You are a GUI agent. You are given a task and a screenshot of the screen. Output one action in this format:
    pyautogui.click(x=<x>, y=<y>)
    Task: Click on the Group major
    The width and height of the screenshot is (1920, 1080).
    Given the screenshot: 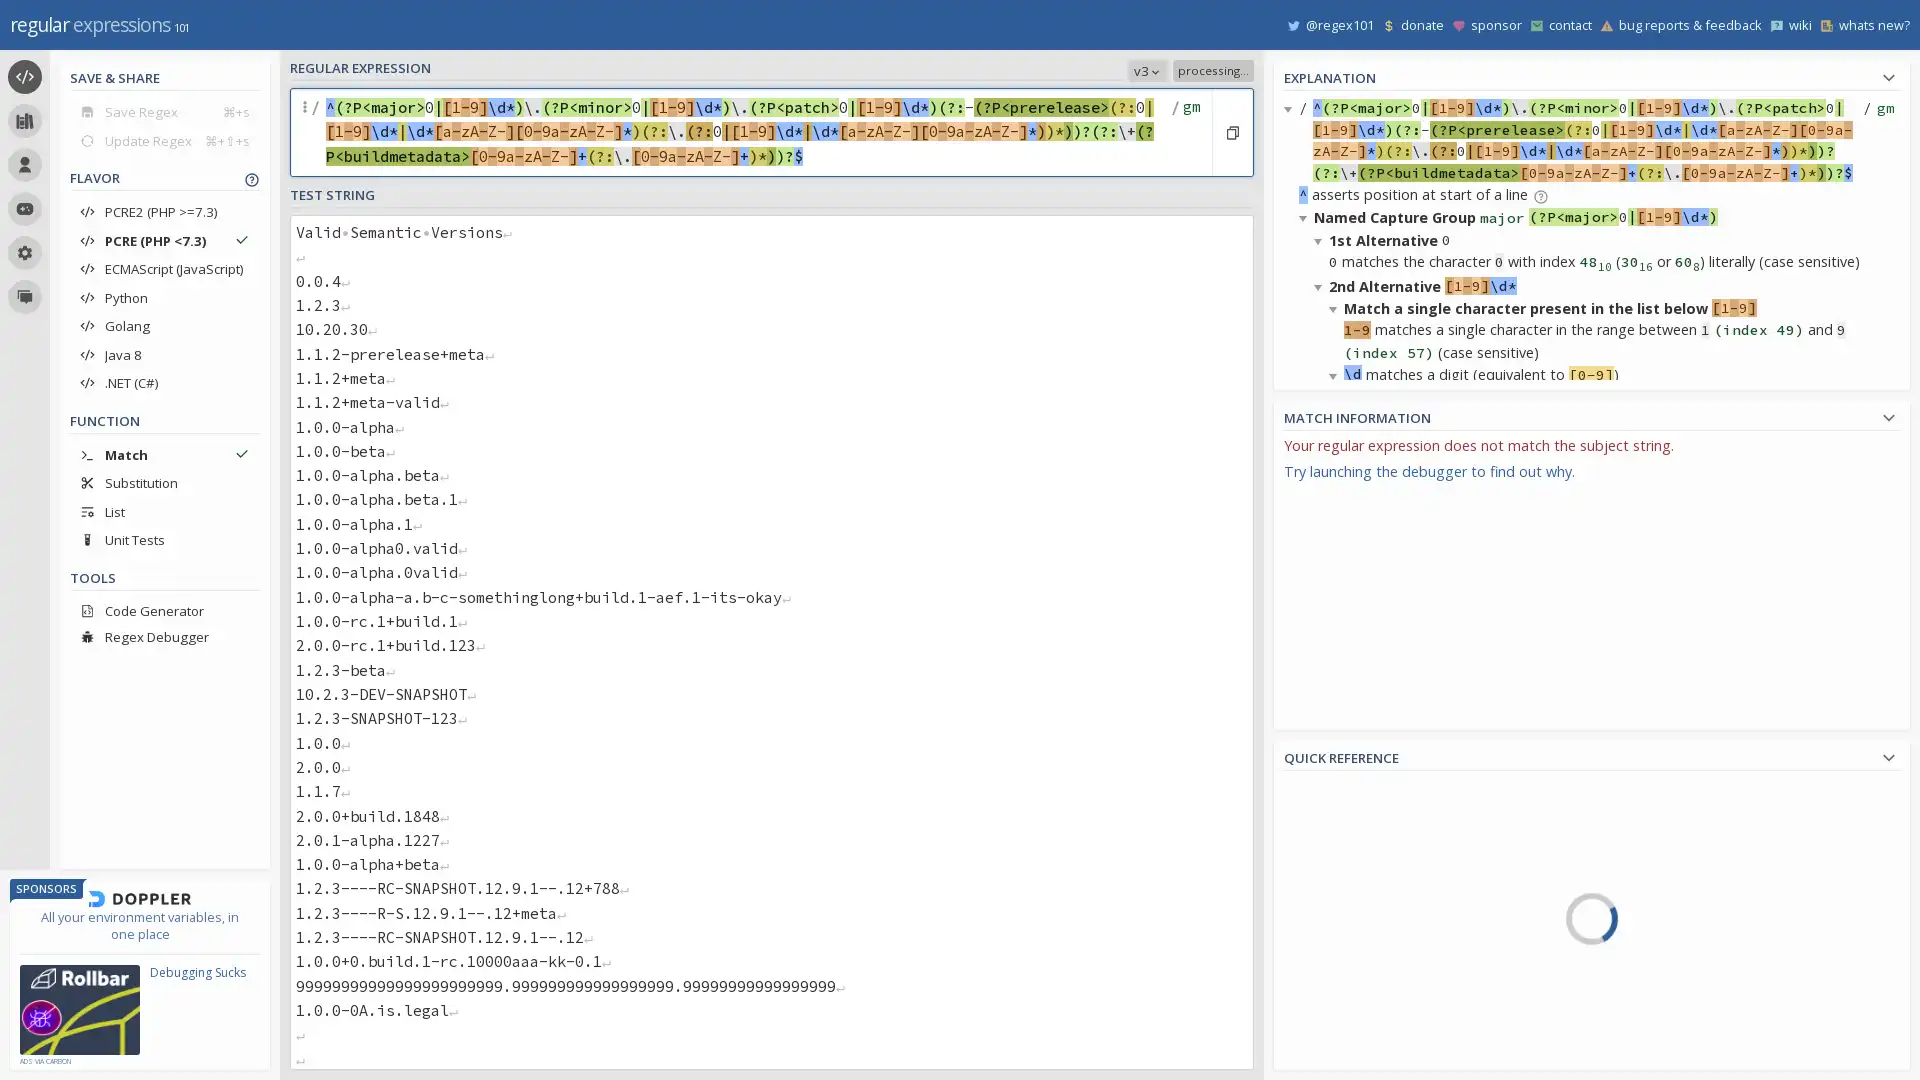 What is the action you would take?
    pyautogui.click(x=1337, y=495)
    